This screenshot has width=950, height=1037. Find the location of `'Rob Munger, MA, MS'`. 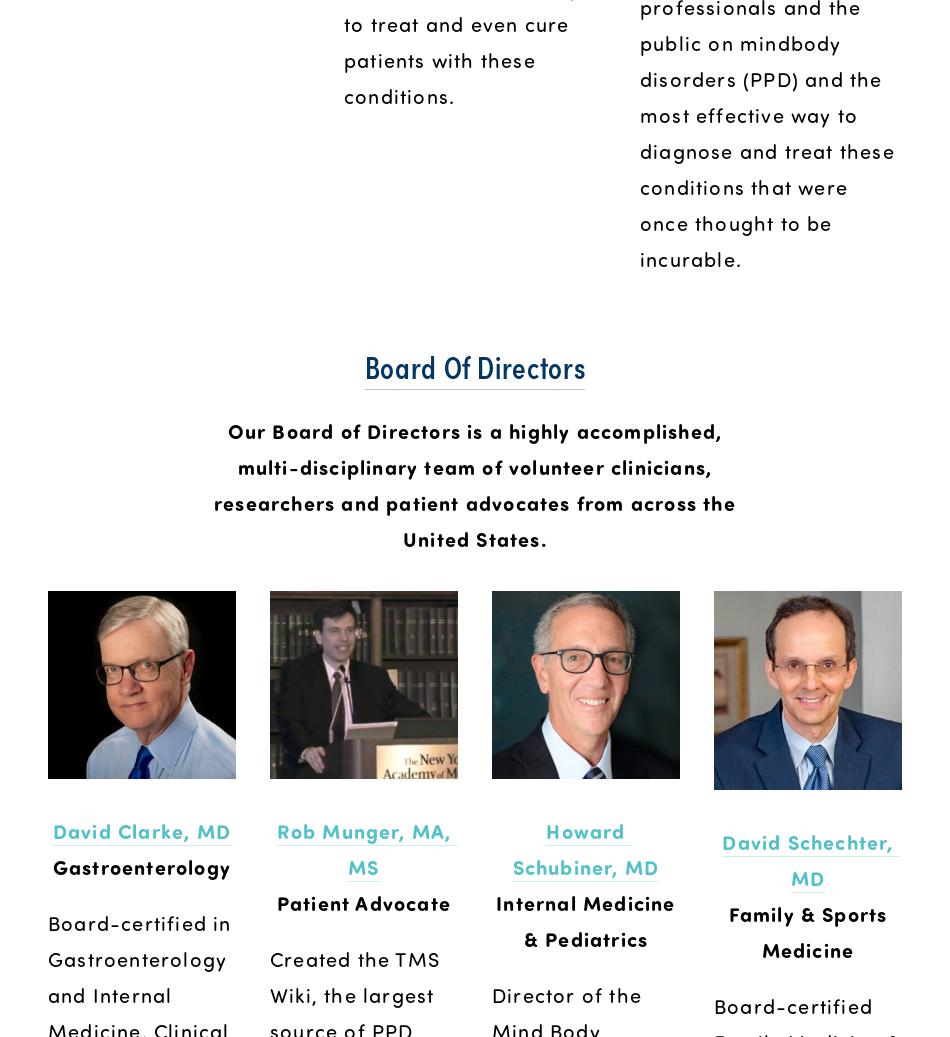

'Rob Munger, MA, MS' is located at coordinates (365, 847).